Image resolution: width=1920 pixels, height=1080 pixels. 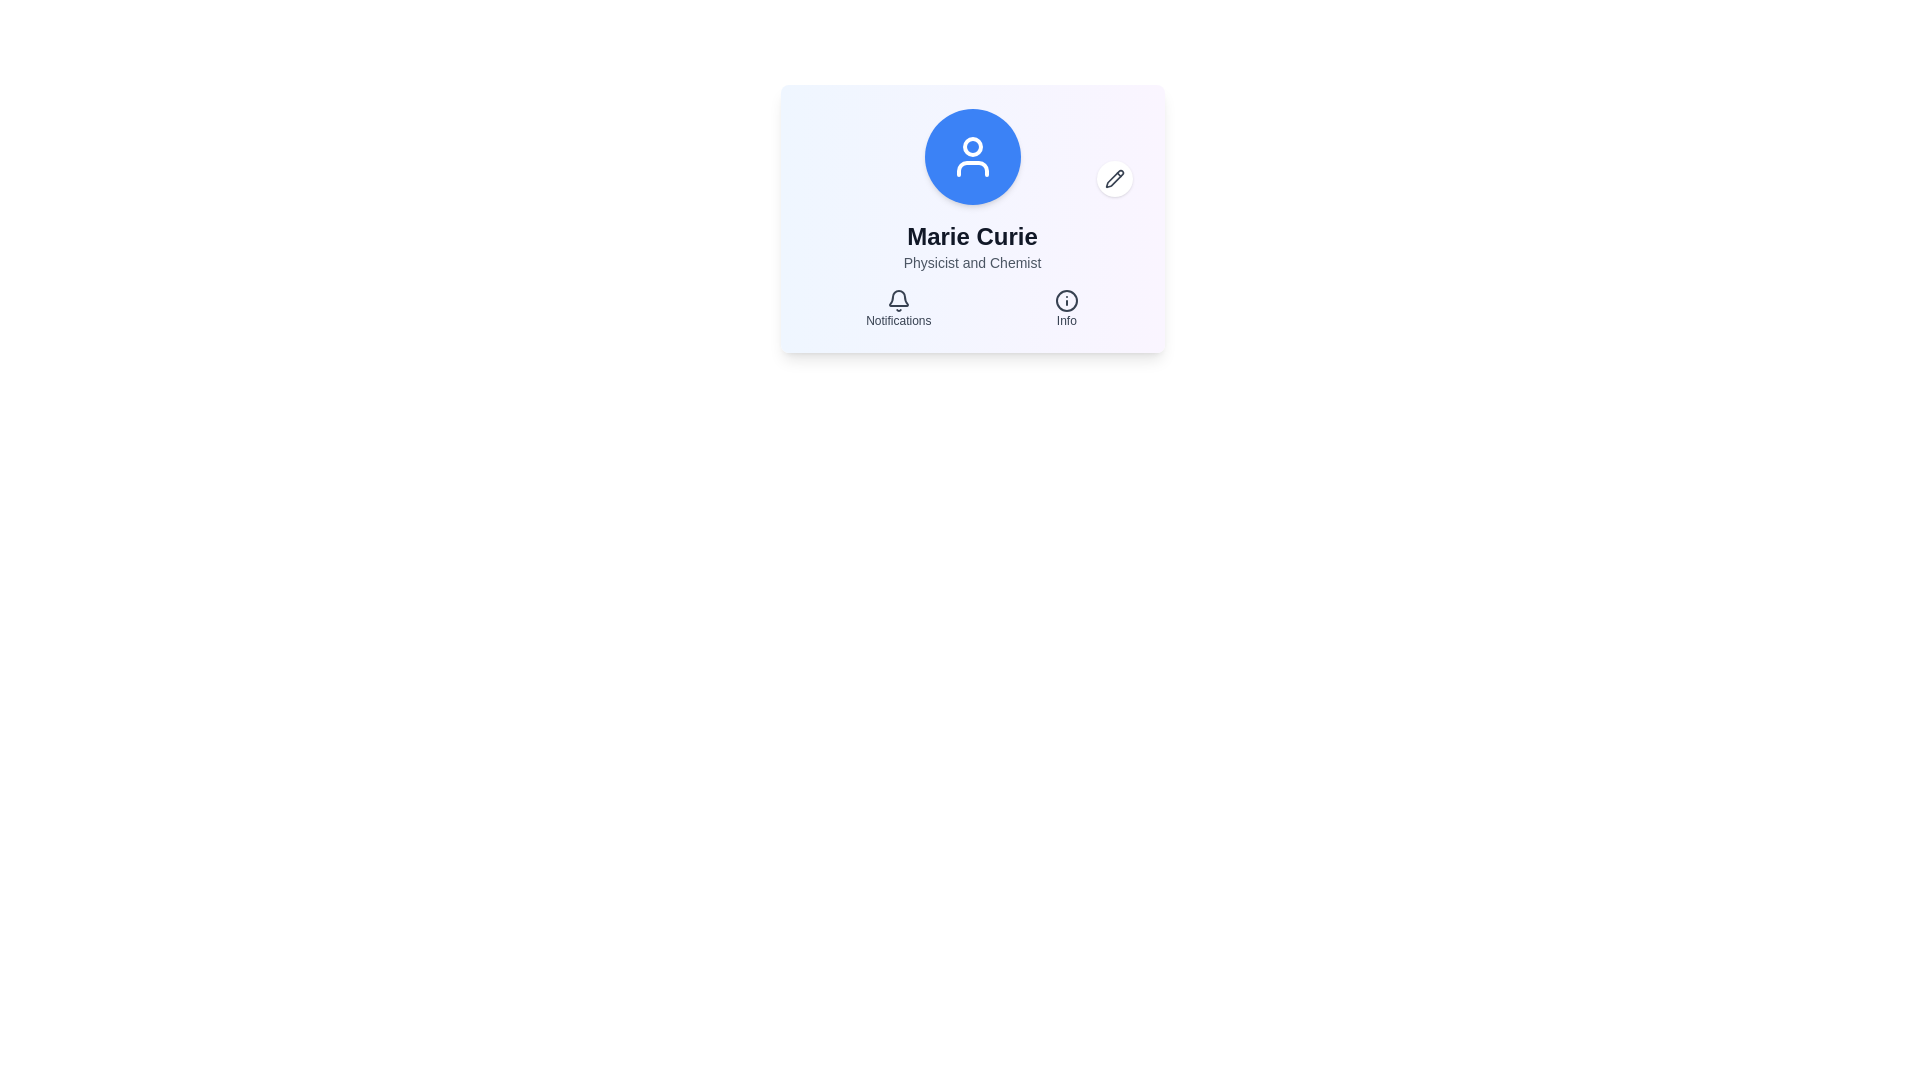 I want to click on the descriptive text label that provides information about an individual, positioned below the circular avatar icon and above the 'Notifications' and 'Info' icons, so click(x=972, y=245).